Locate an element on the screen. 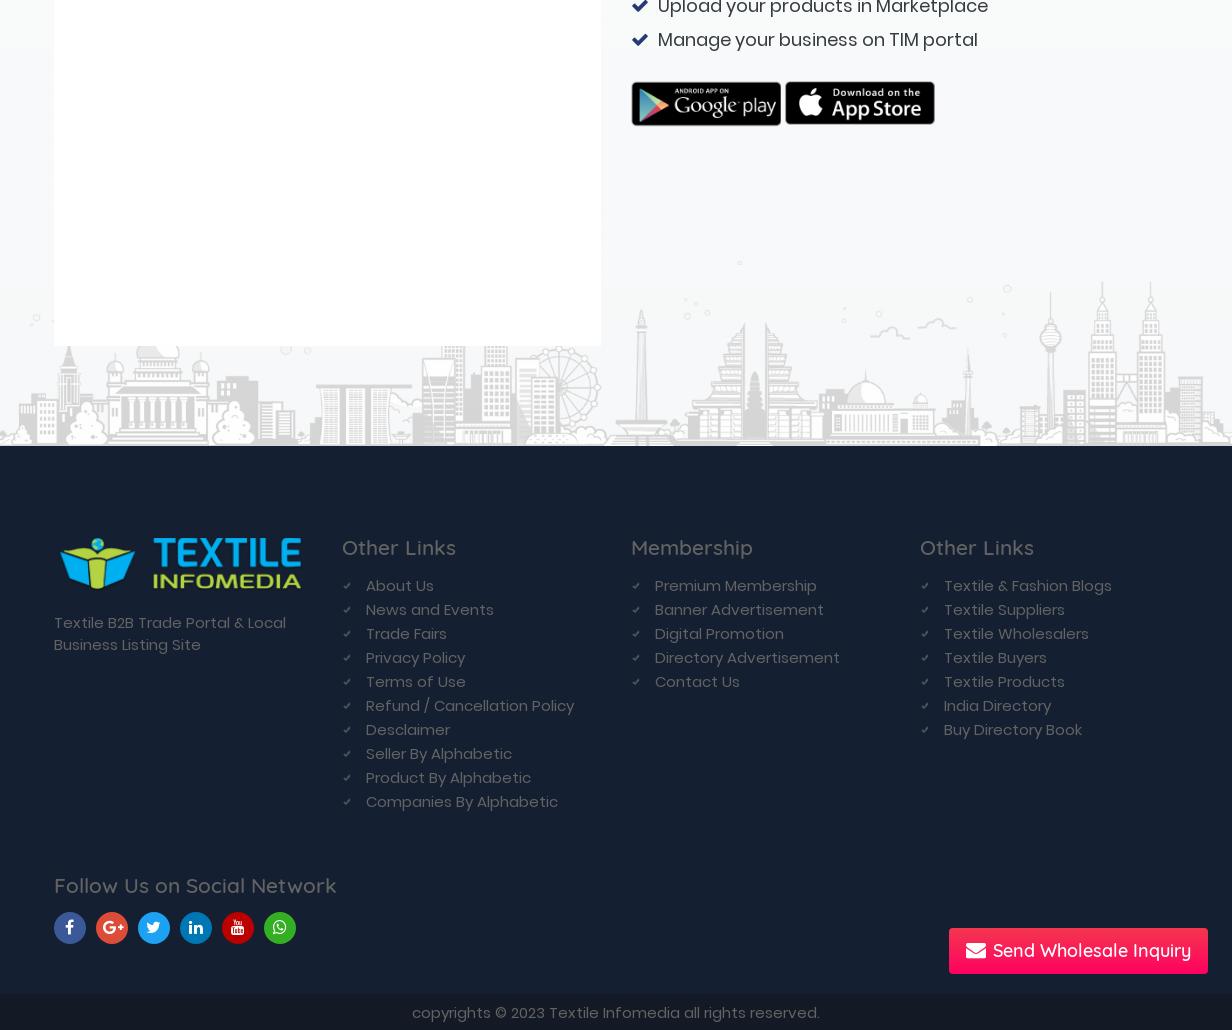  'Directory Advertisement' is located at coordinates (746, 33).